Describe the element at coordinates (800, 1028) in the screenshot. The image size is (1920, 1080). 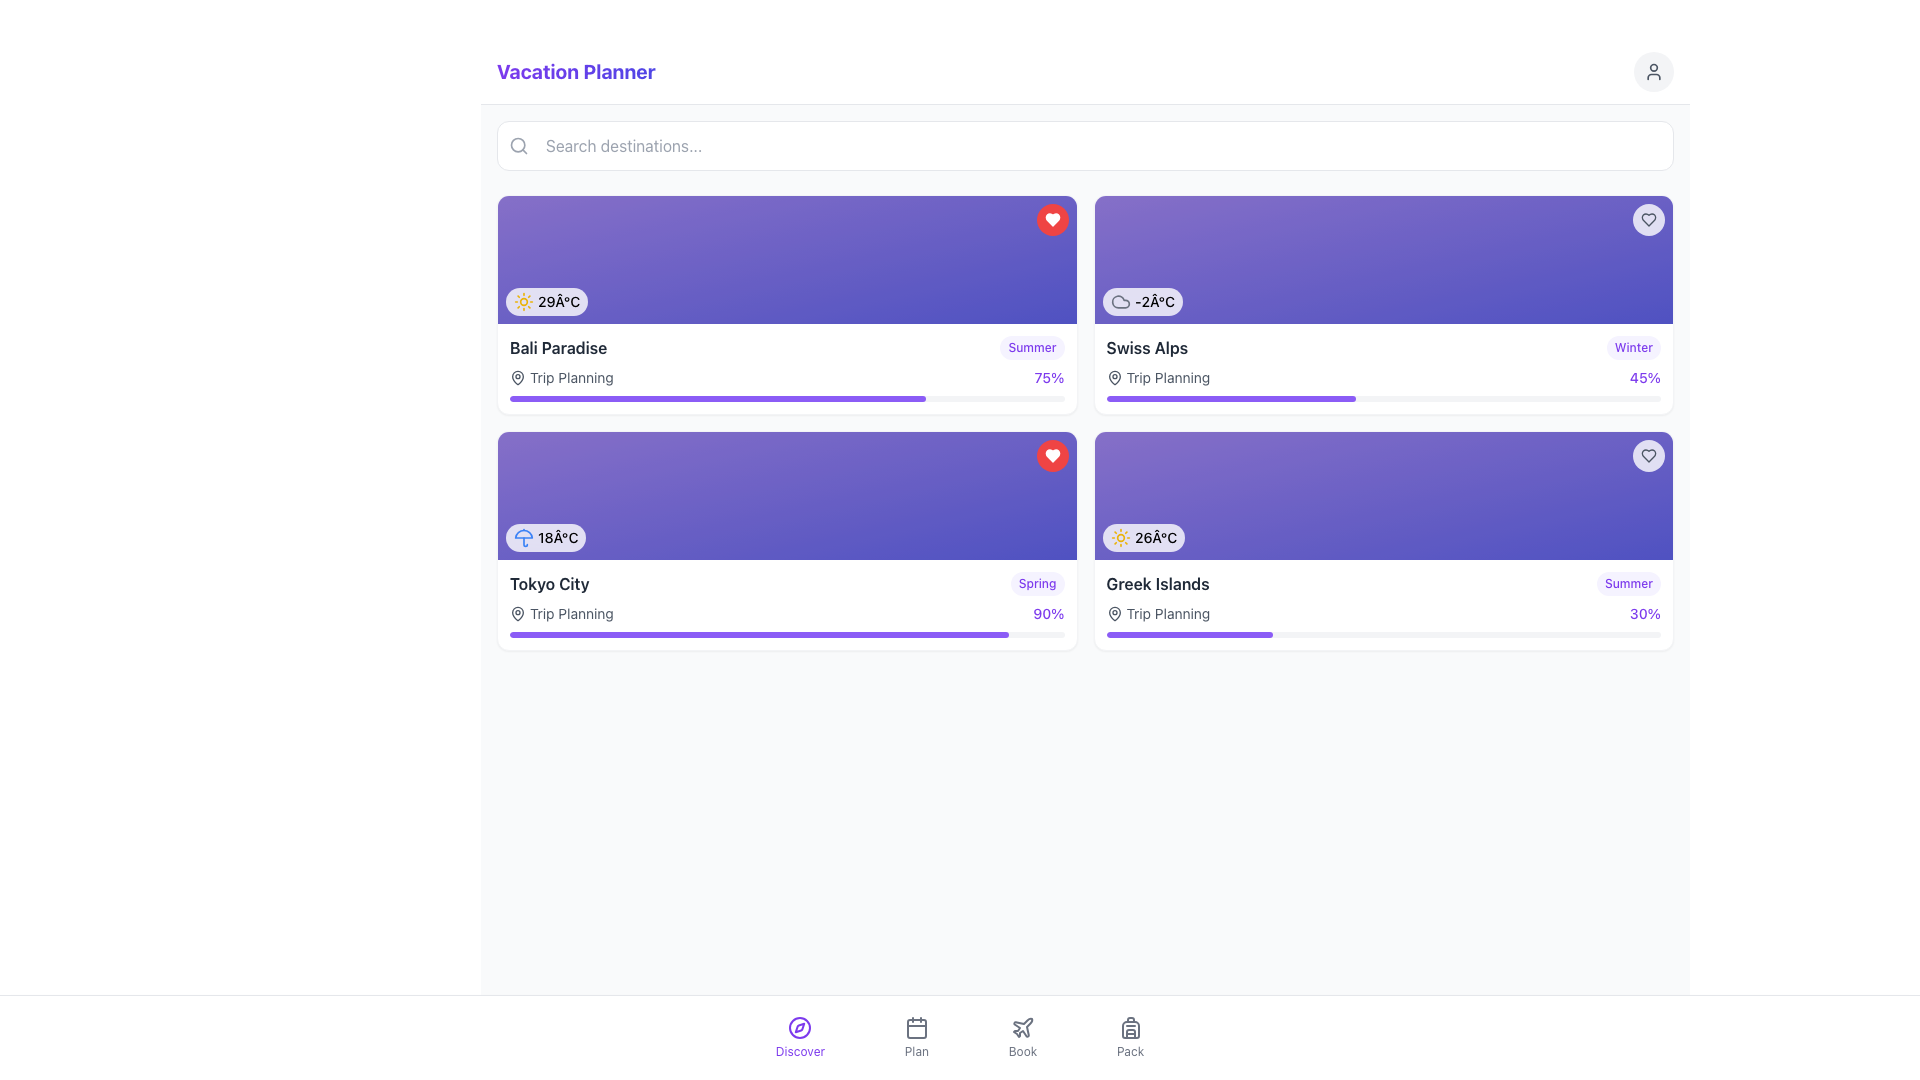
I see `the central circular component of the compass design within the 'Discover' button group located in the bottom navigation bar` at that location.